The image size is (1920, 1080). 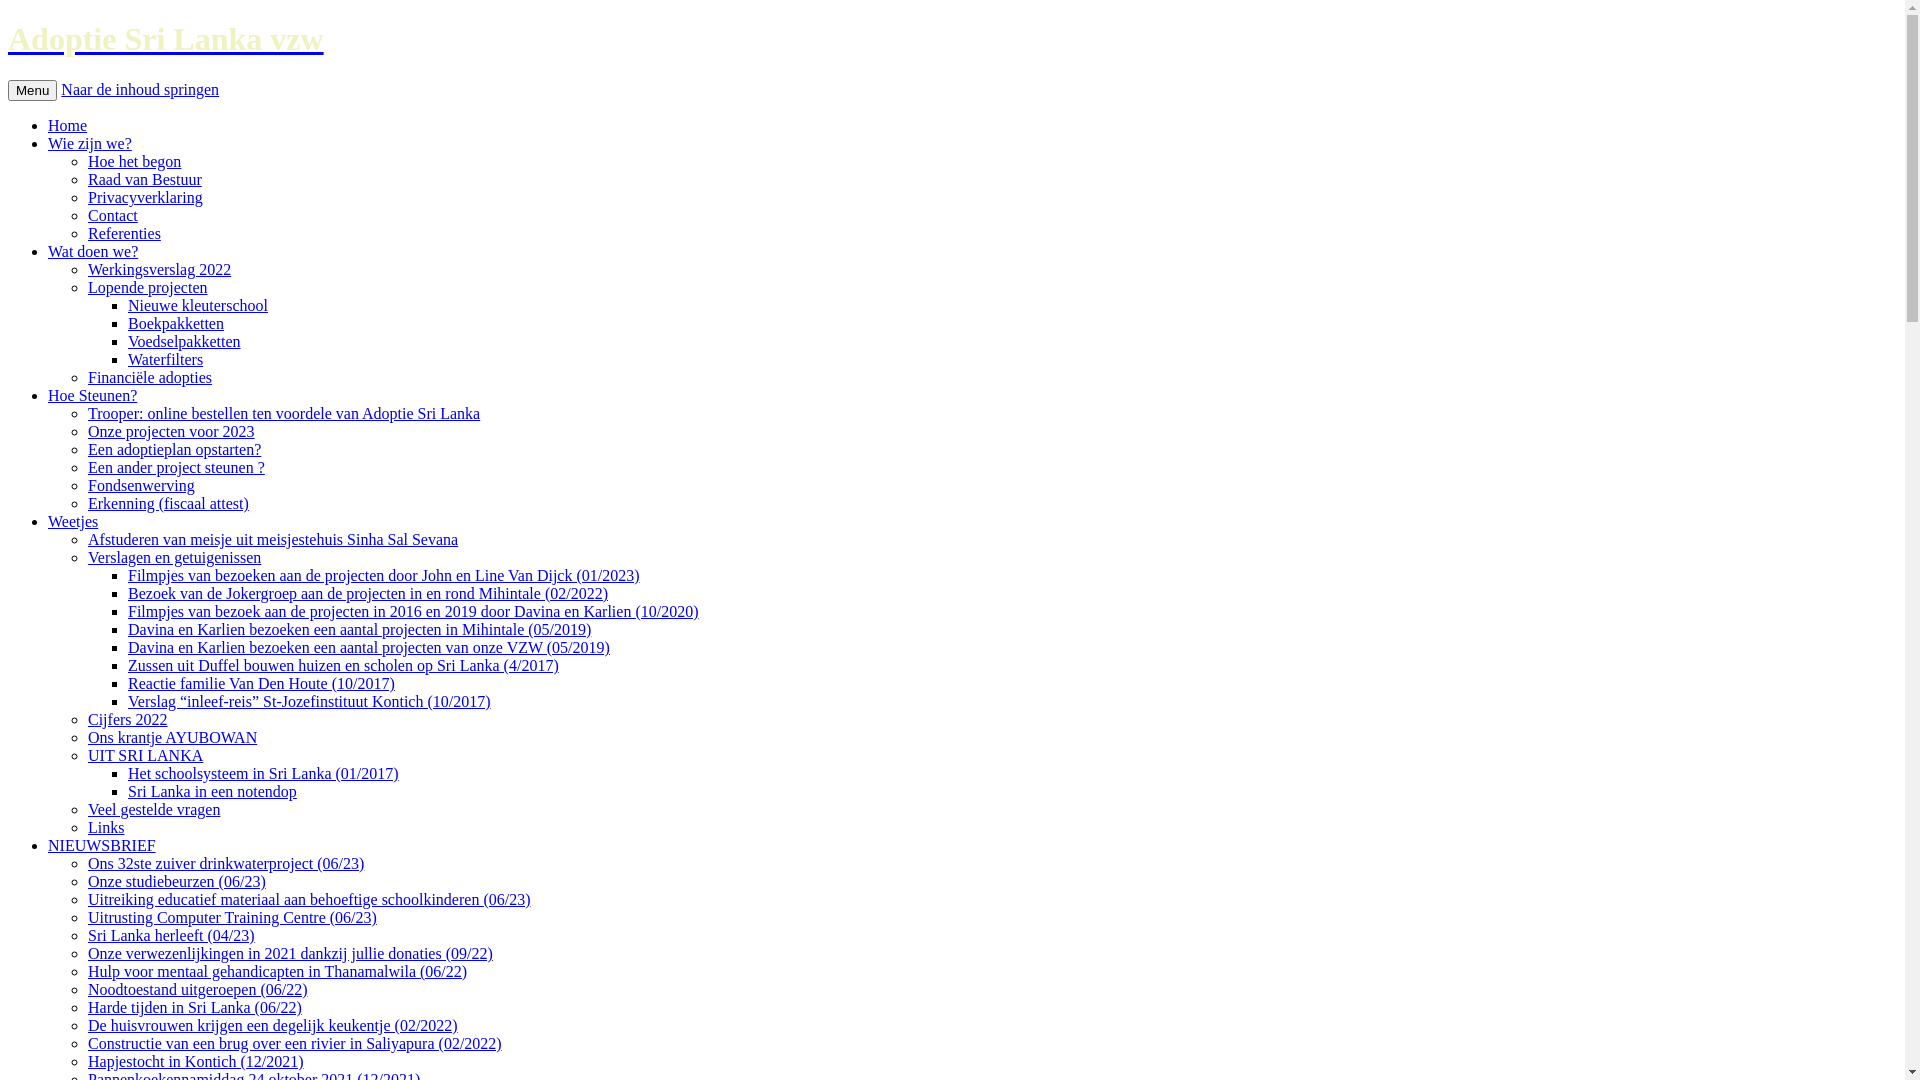 What do you see at coordinates (86, 988) in the screenshot?
I see `'Noodtoestand uitgeroepen (06/22)'` at bounding box center [86, 988].